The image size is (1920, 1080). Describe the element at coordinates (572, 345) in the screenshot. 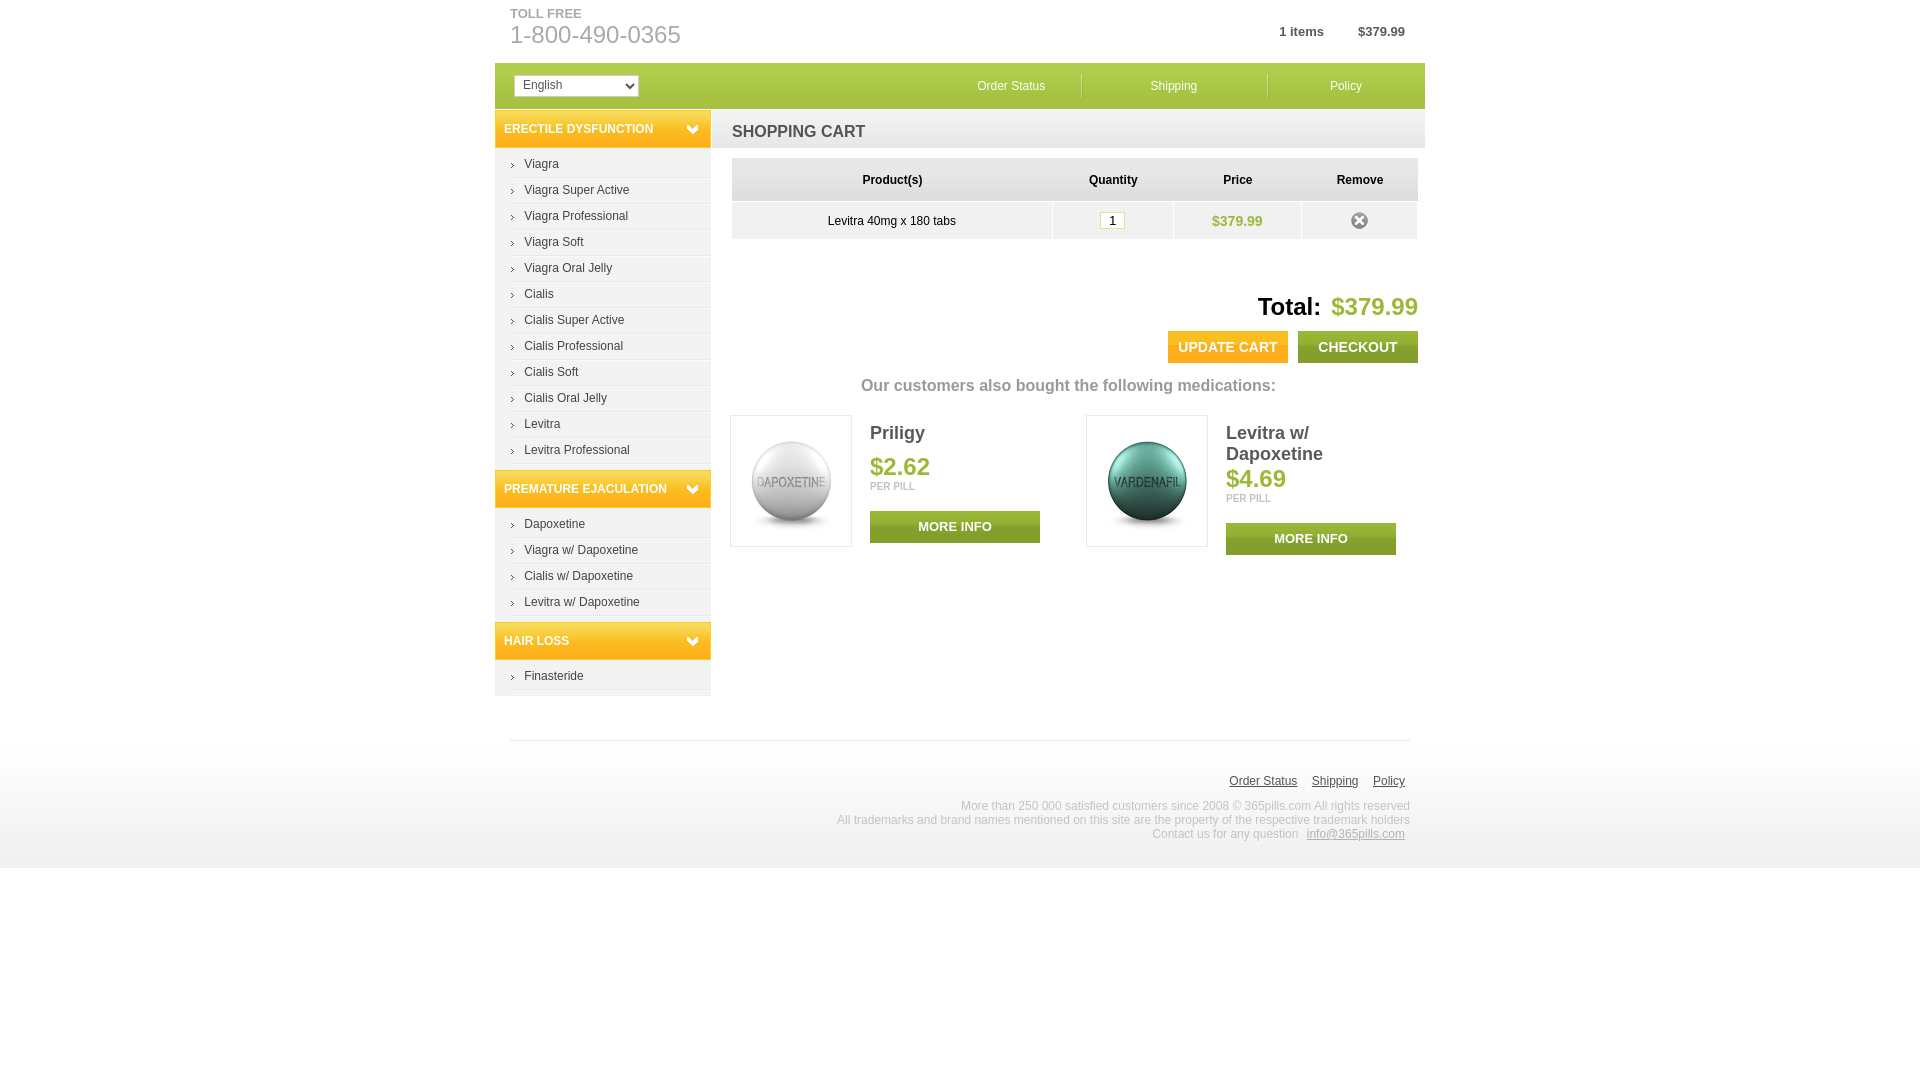

I see `'Cialis Professional'` at that location.